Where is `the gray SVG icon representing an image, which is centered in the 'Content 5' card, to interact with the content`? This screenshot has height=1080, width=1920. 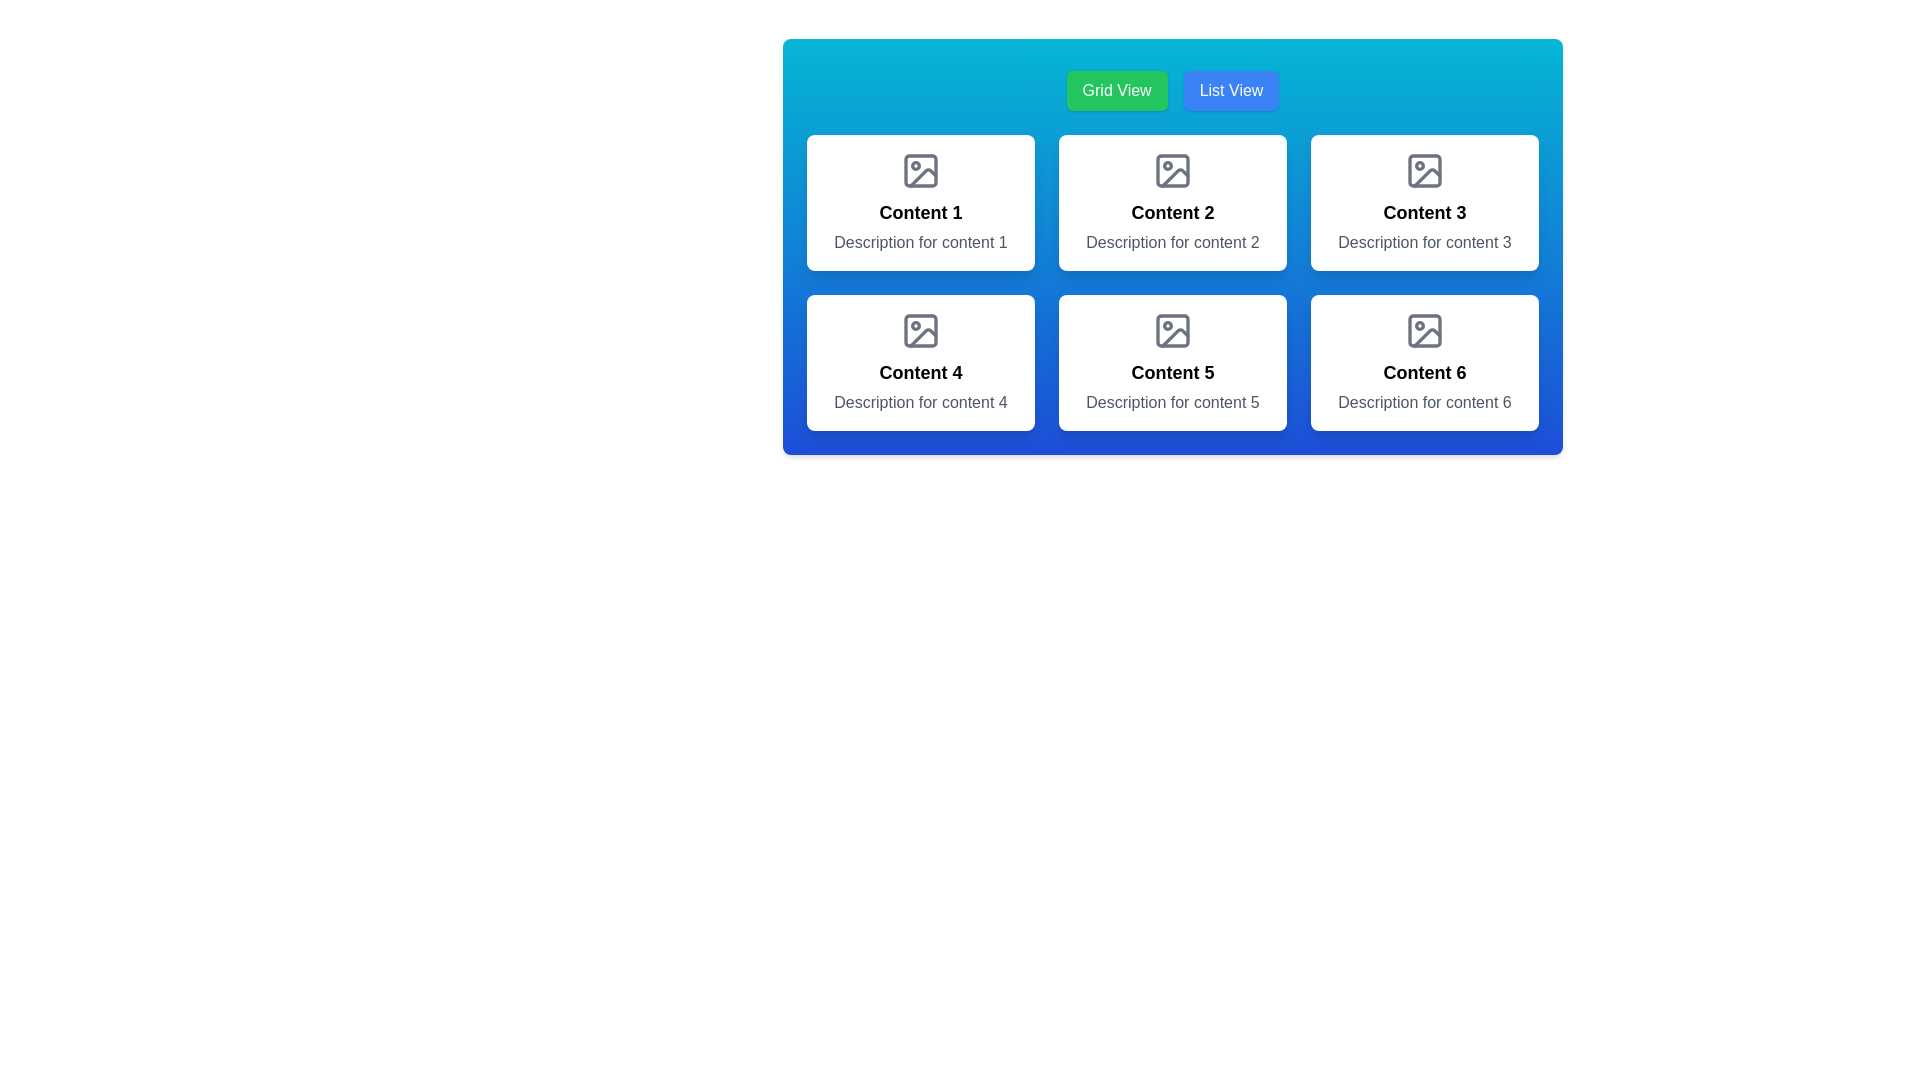 the gray SVG icon representing an image, which is centered in the 'Content 5' card, to interact with the content is located at coordinates (1172, 330).